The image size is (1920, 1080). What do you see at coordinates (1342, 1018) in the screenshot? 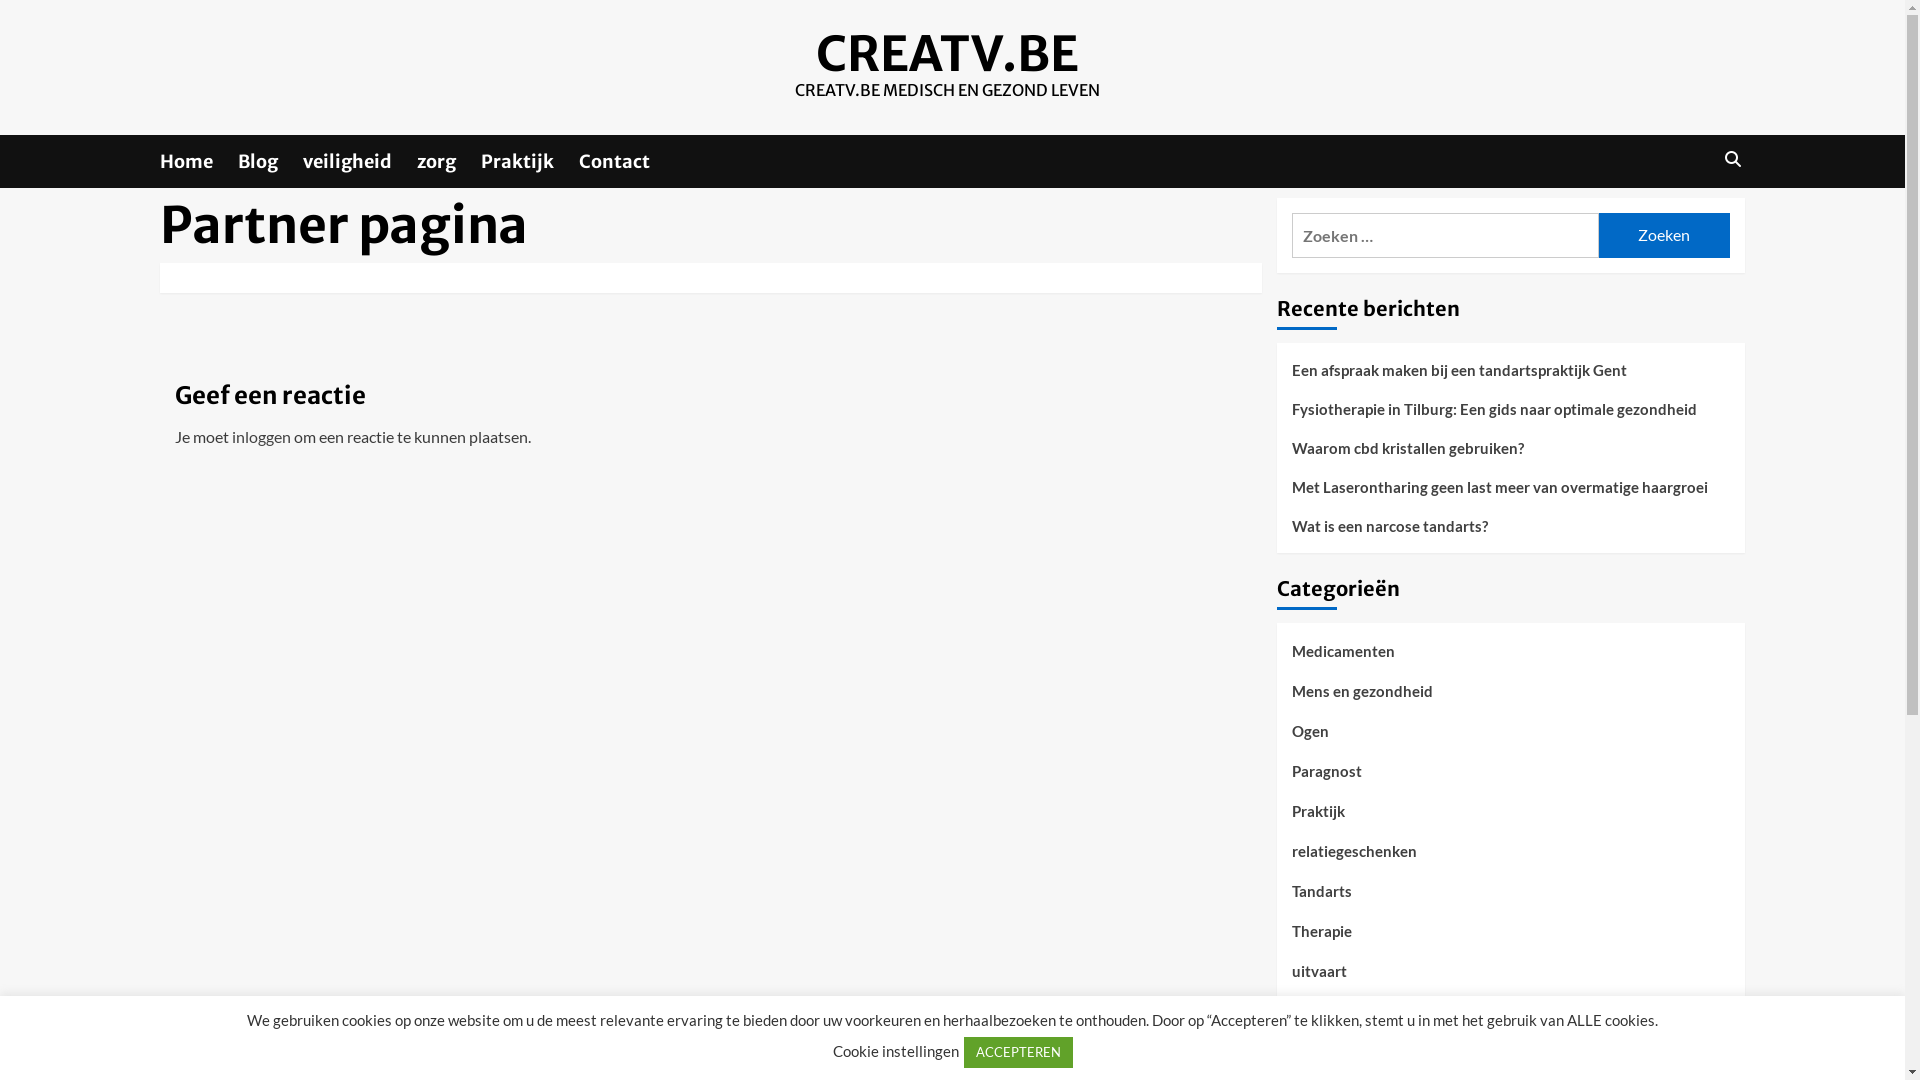
I see `'Uncategorized'` at bounding box center [1342, 1018].